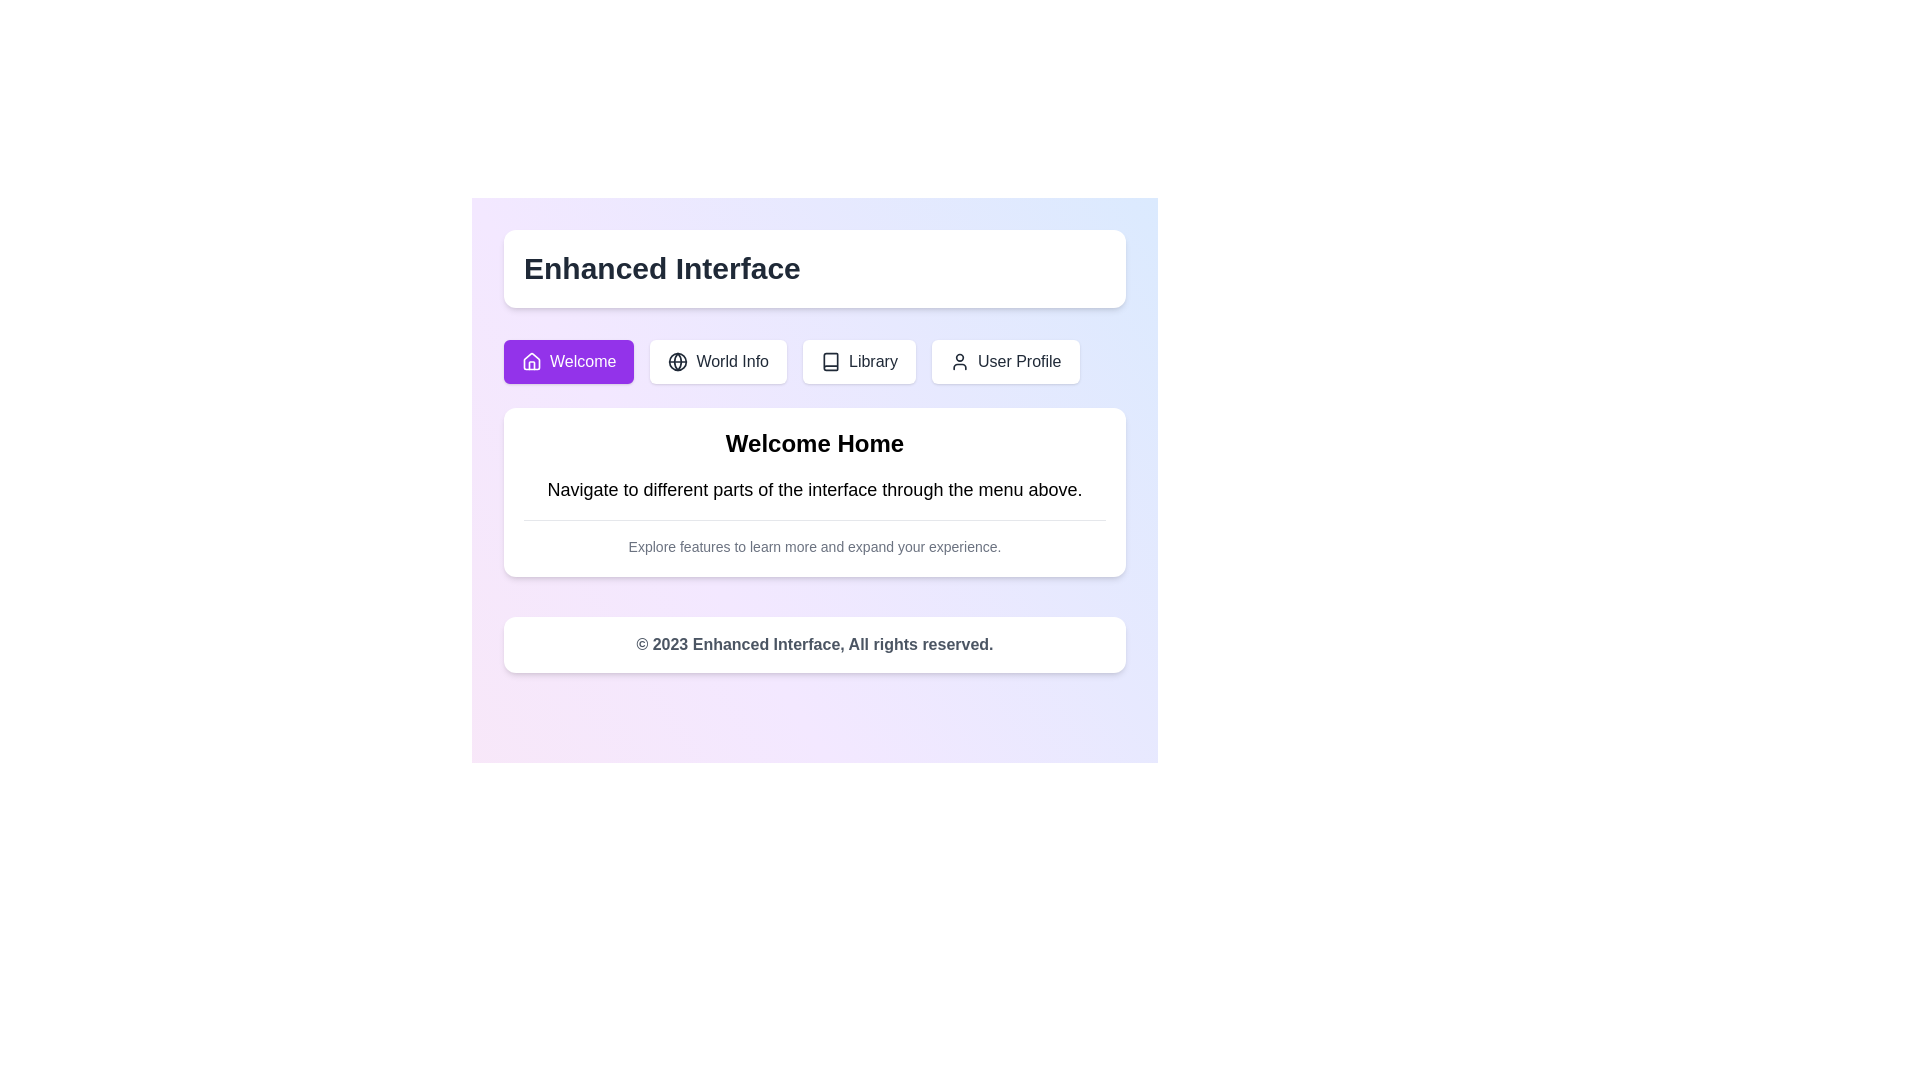 The width and height of the screenshot is (1920, 1080). What do you see at coordinates (815, 644) in the screenshot?
I see `text content of the copyright notice located at the bottom of the interface, which provides legal and informative text indicating ownership and year` at bounding box center [815, 644].